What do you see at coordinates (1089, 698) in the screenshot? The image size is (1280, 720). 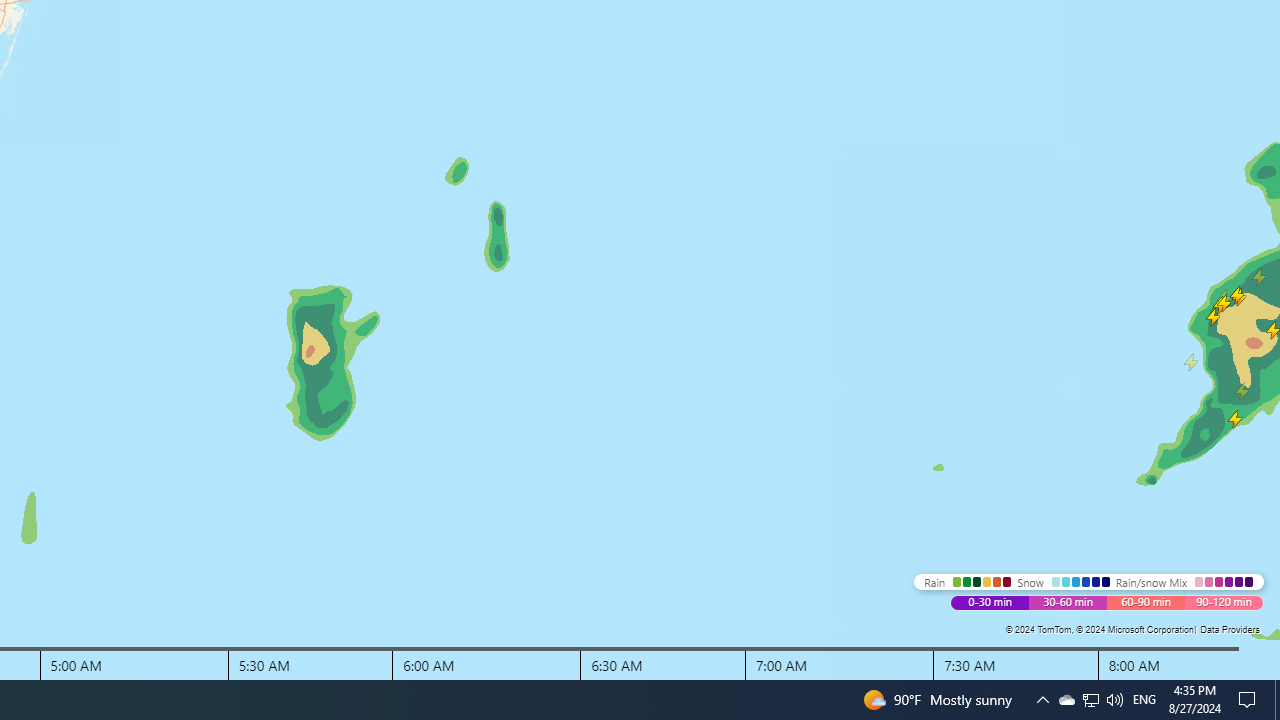 I see `'User Promoted Notification Area'` at bounding box center [1089, 698].